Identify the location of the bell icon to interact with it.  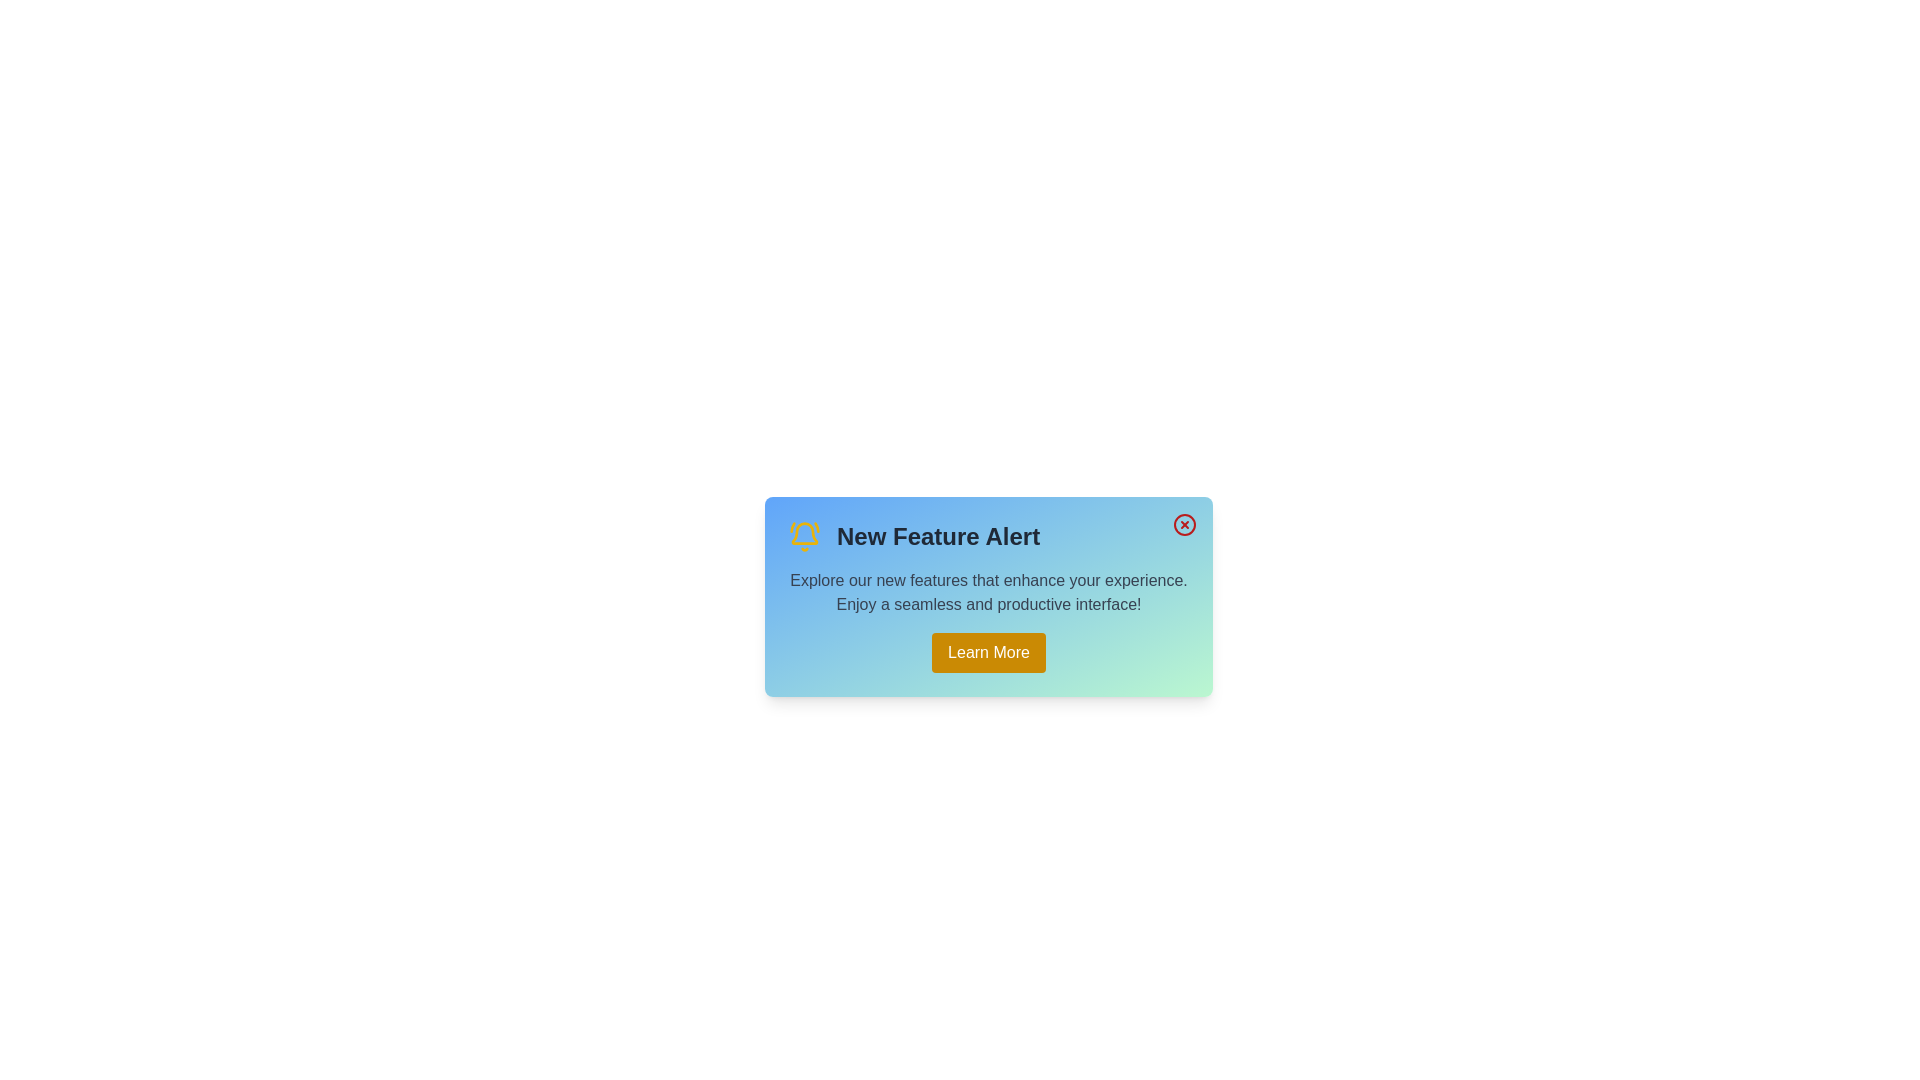
(805, 535).